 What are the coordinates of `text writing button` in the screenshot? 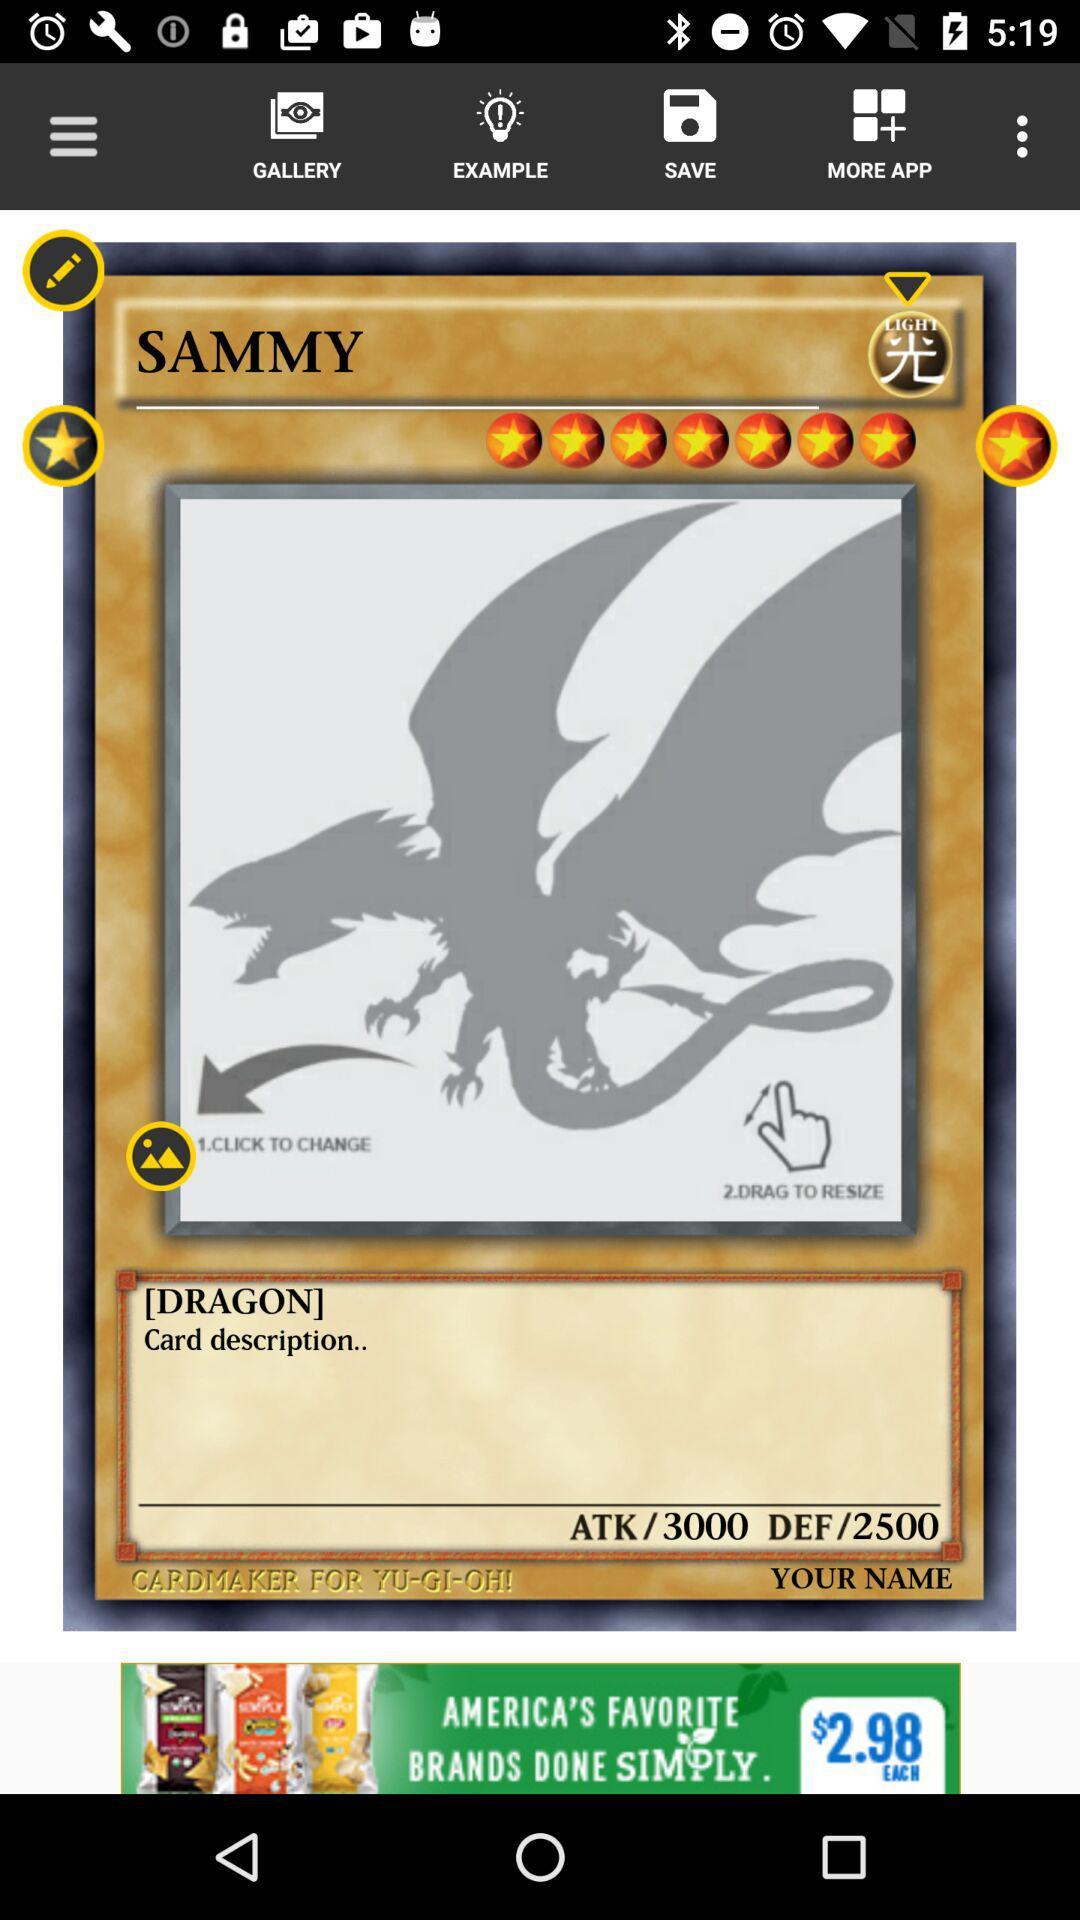 It's located at (62, 269).